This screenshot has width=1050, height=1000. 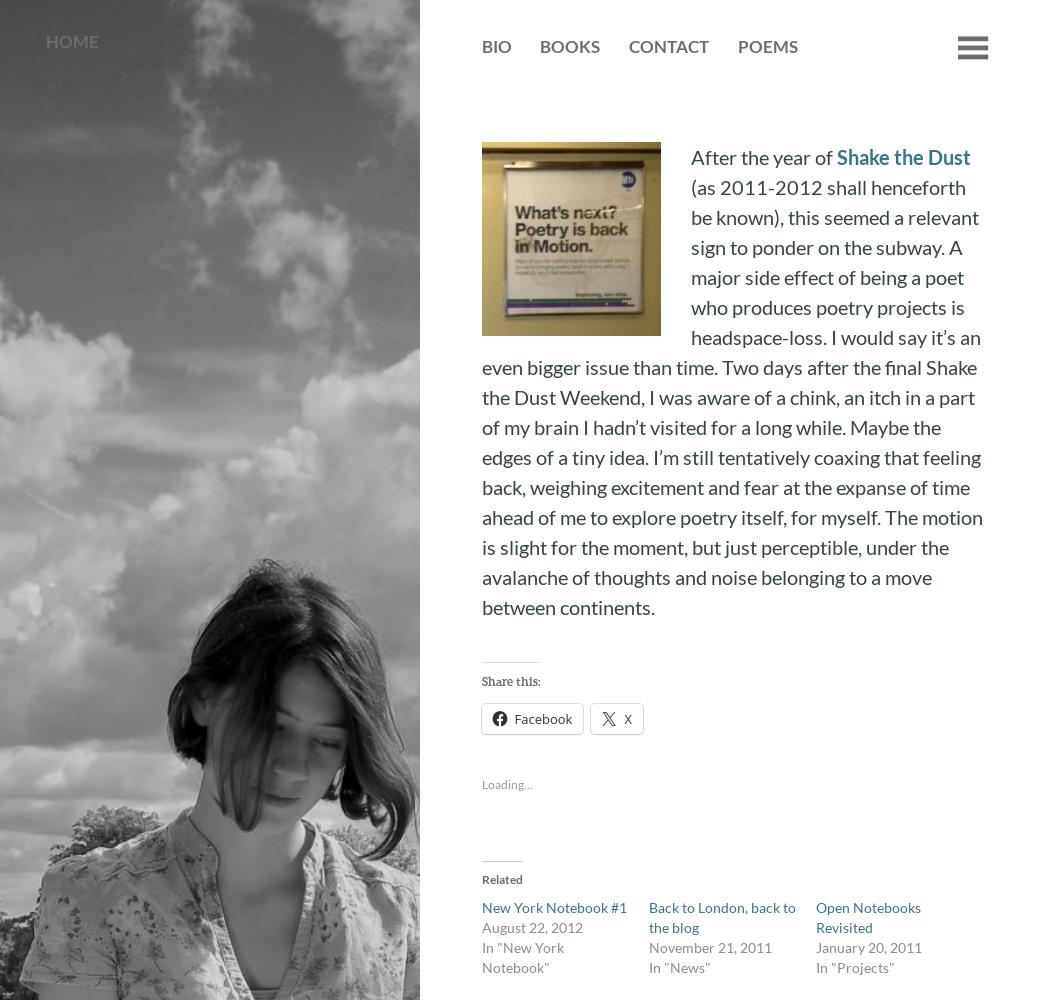 I want to click on 'Share this:', so click(x=508, y=681).